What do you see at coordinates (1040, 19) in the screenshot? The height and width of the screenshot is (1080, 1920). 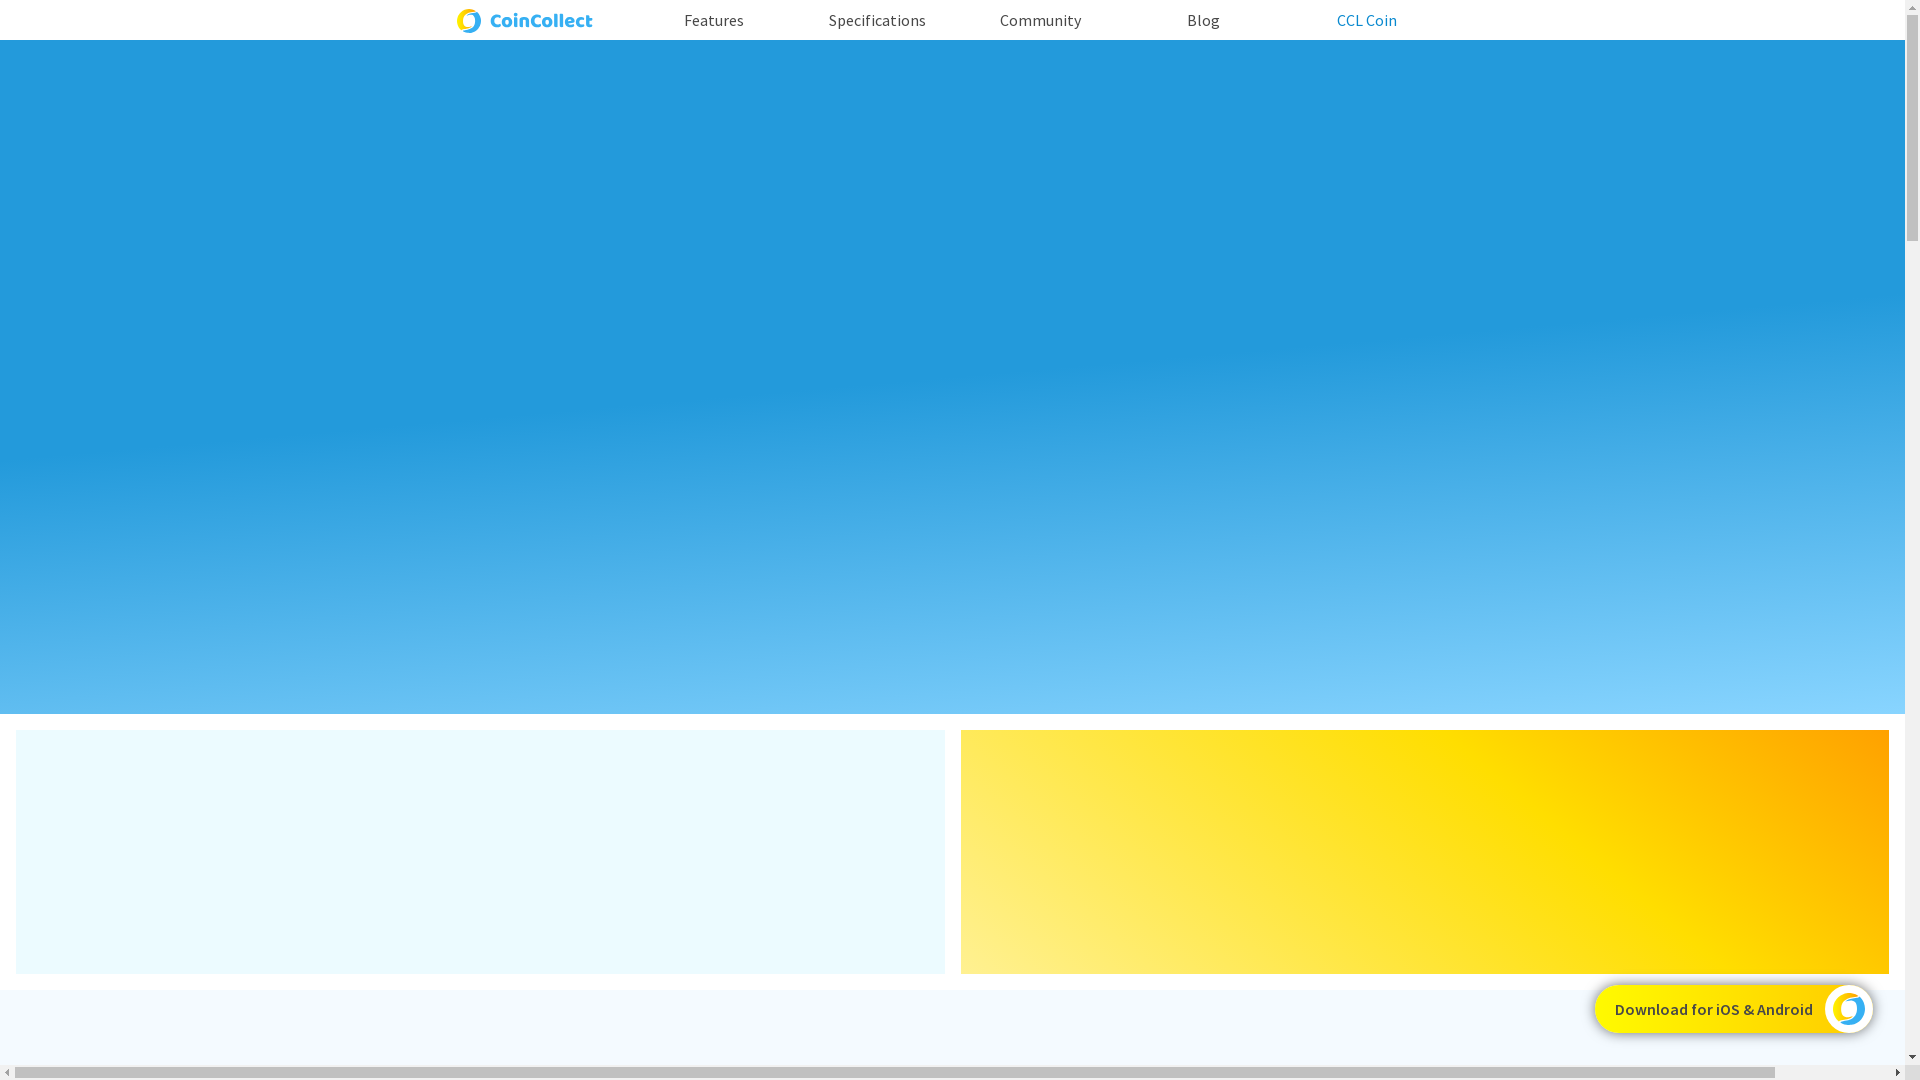 I see `'Community'` at bounding box center [1040, 19].